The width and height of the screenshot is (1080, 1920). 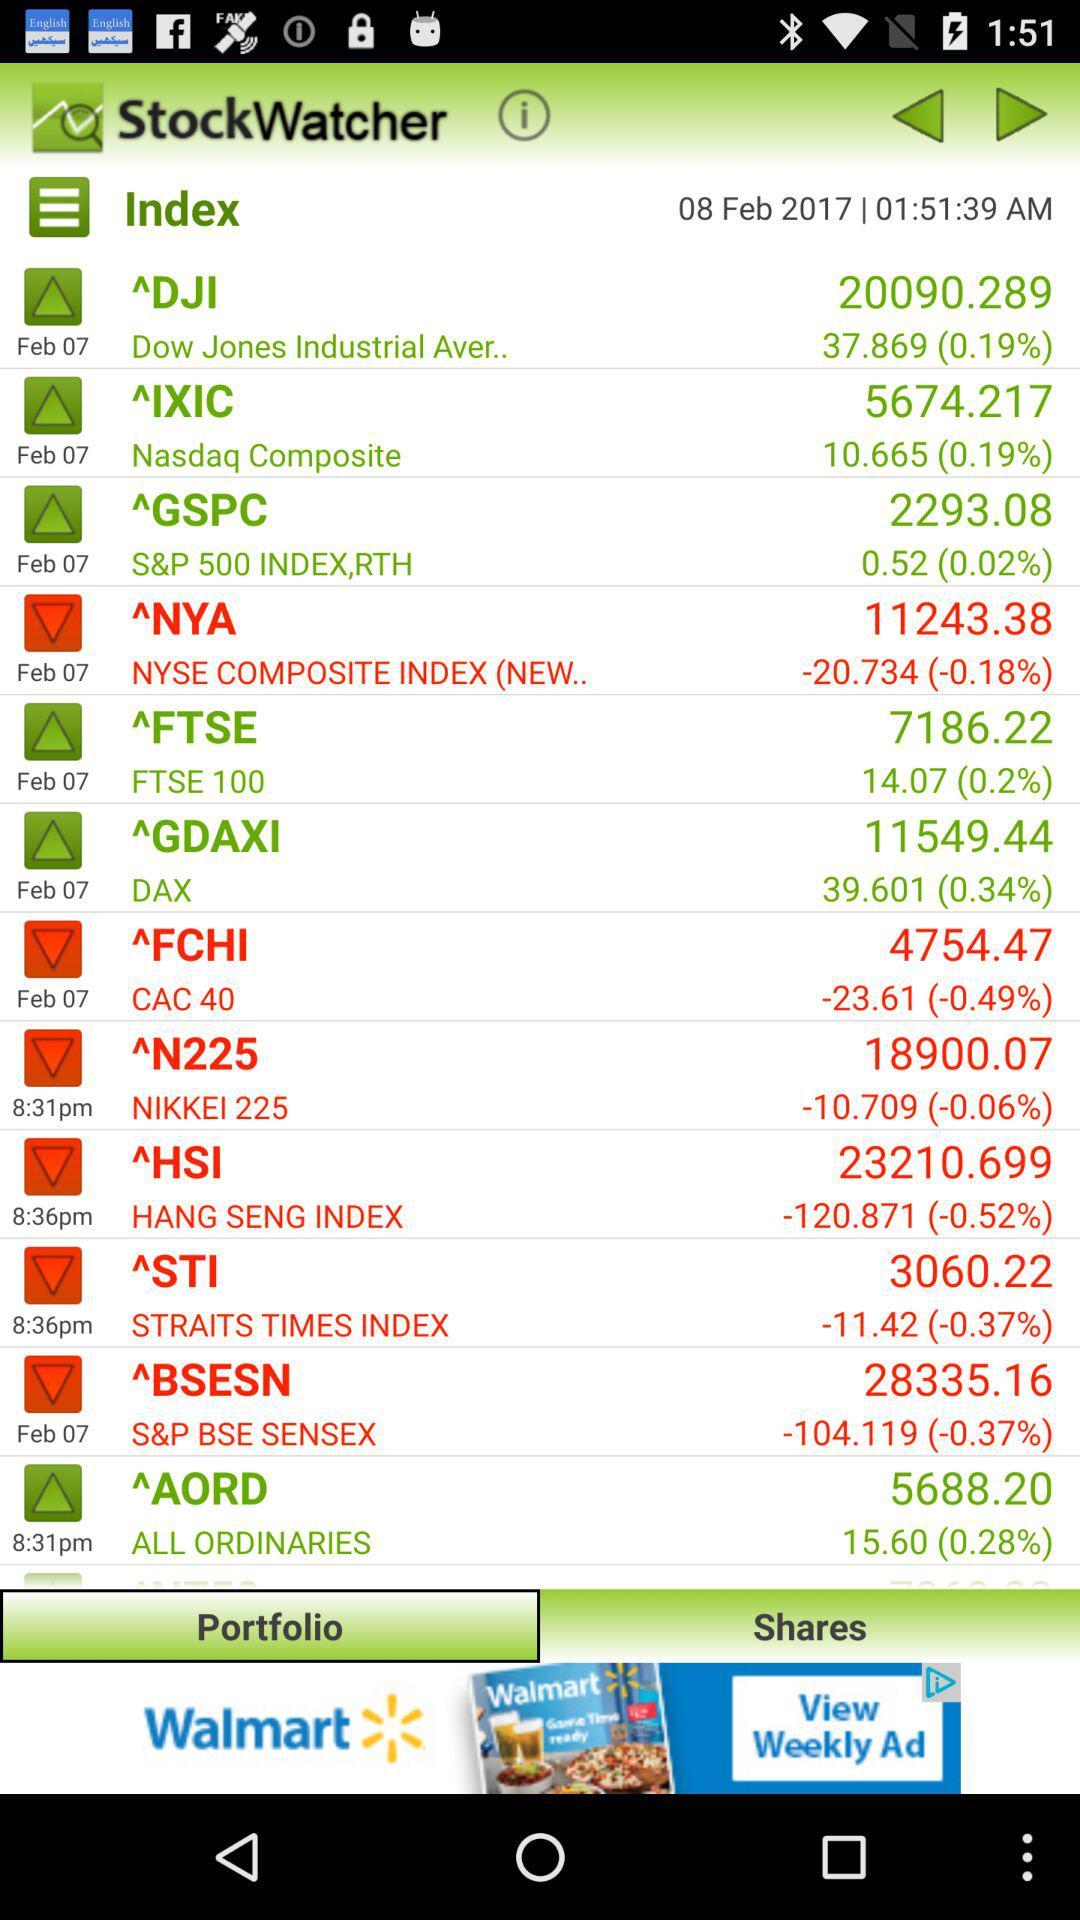 What do you see at coordinates (917, 122) in the screenshot?
I see `the arrow_backward icon` at bounding box center [917, 122].